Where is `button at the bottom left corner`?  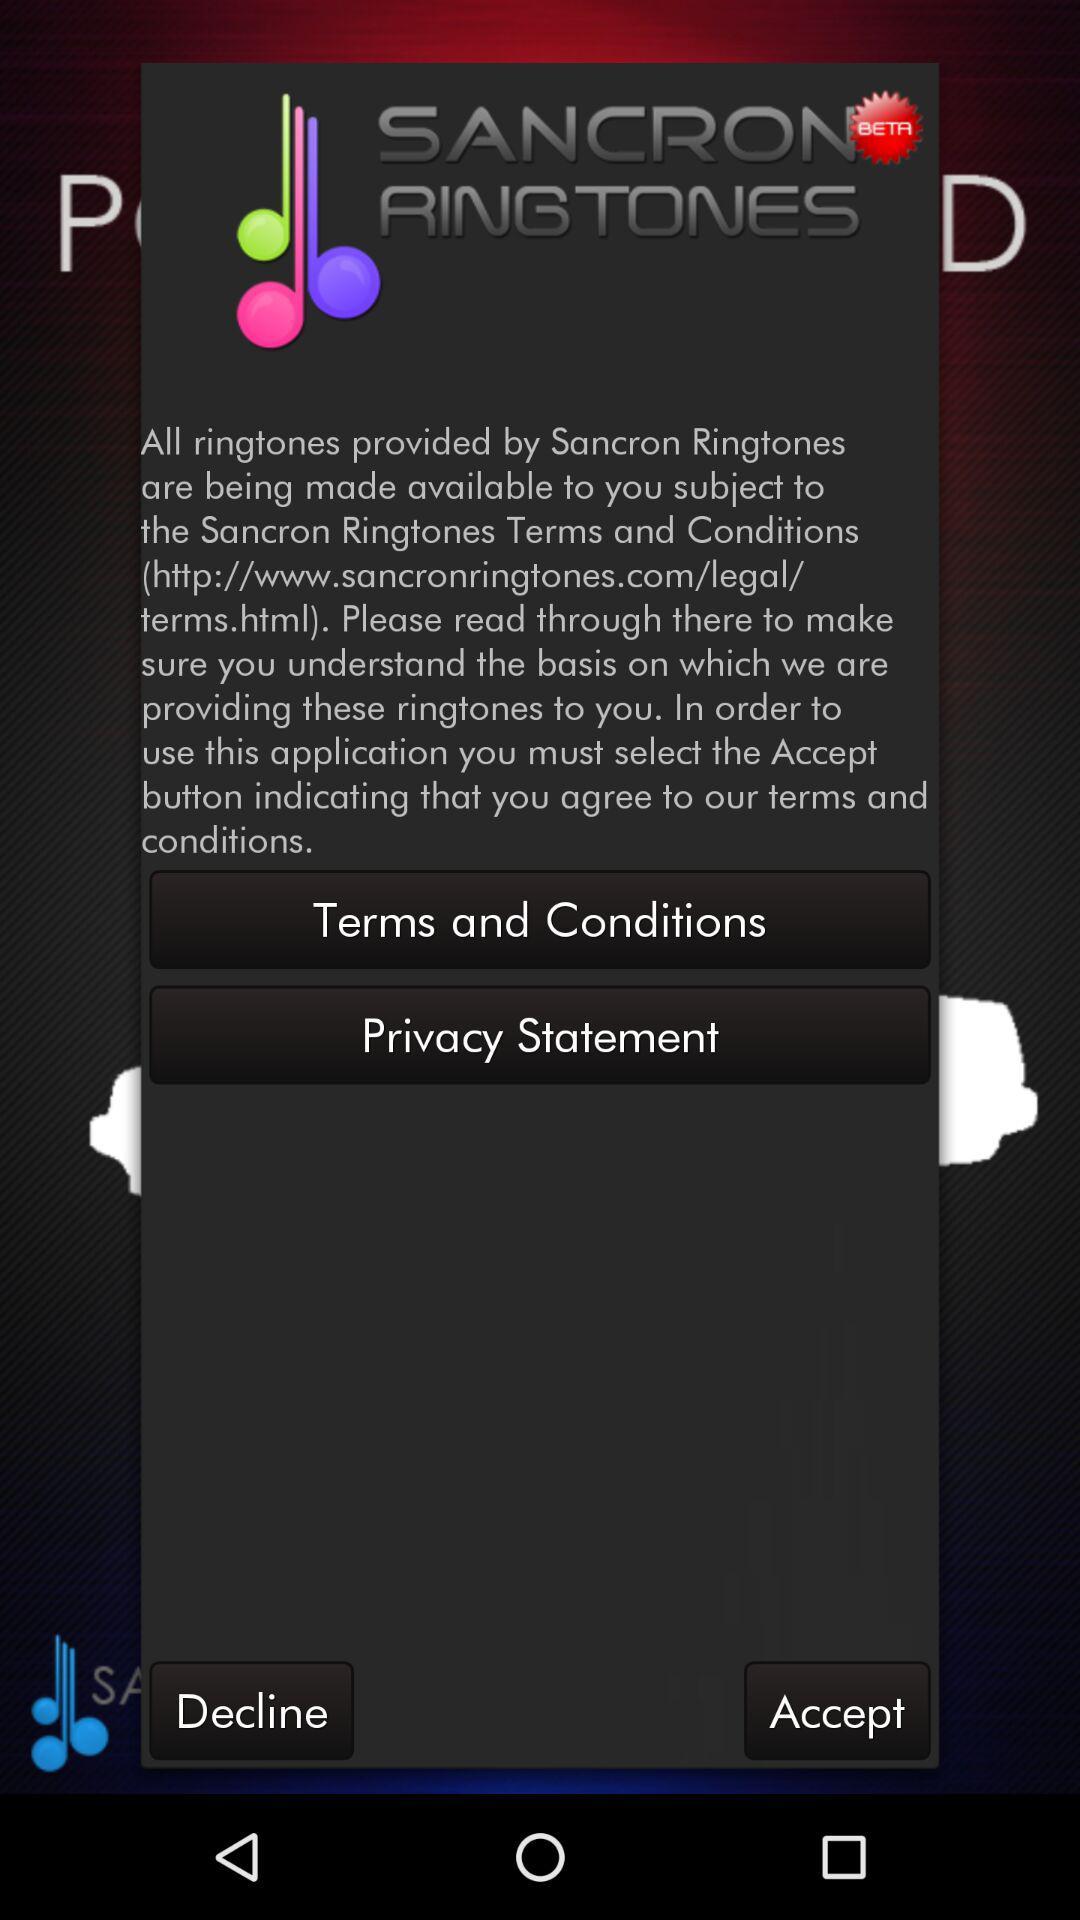
button at the bottom left corner is located at coordinates (250, 1709).